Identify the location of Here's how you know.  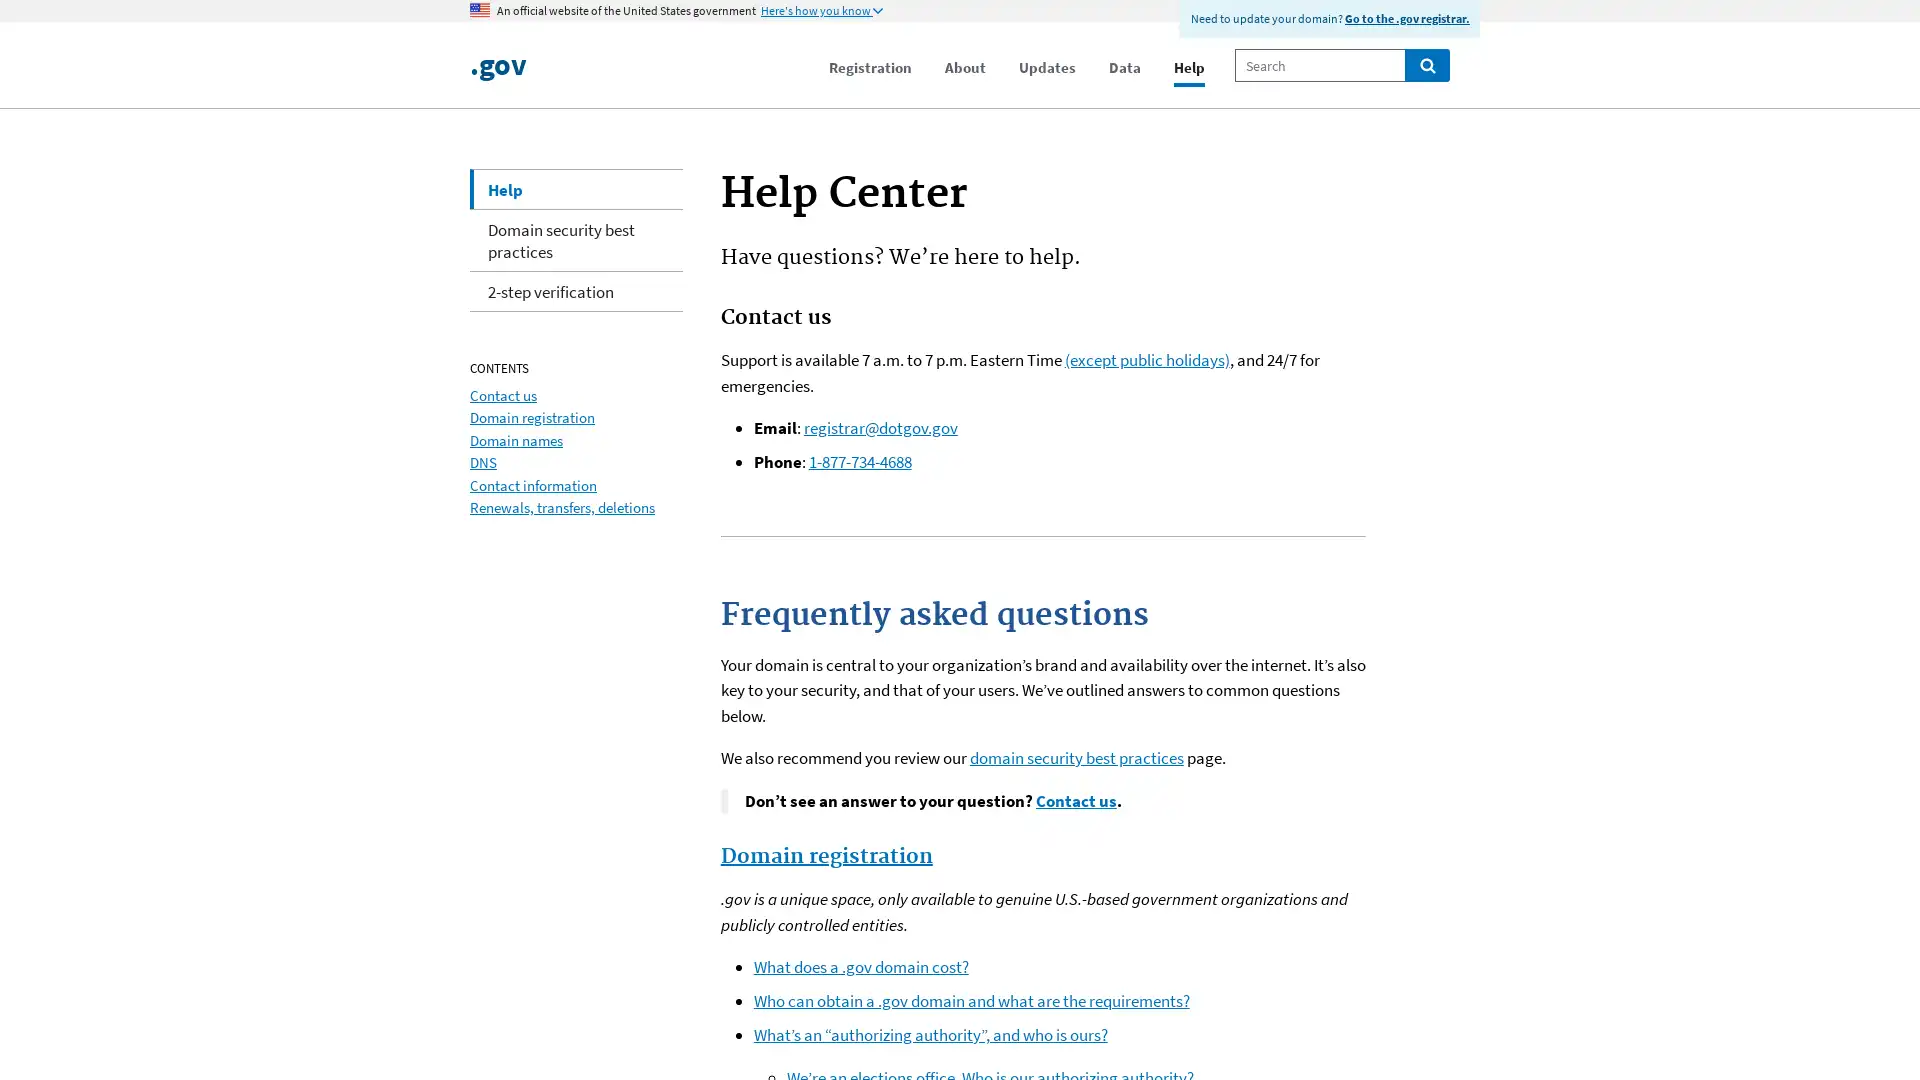
(821, 11).